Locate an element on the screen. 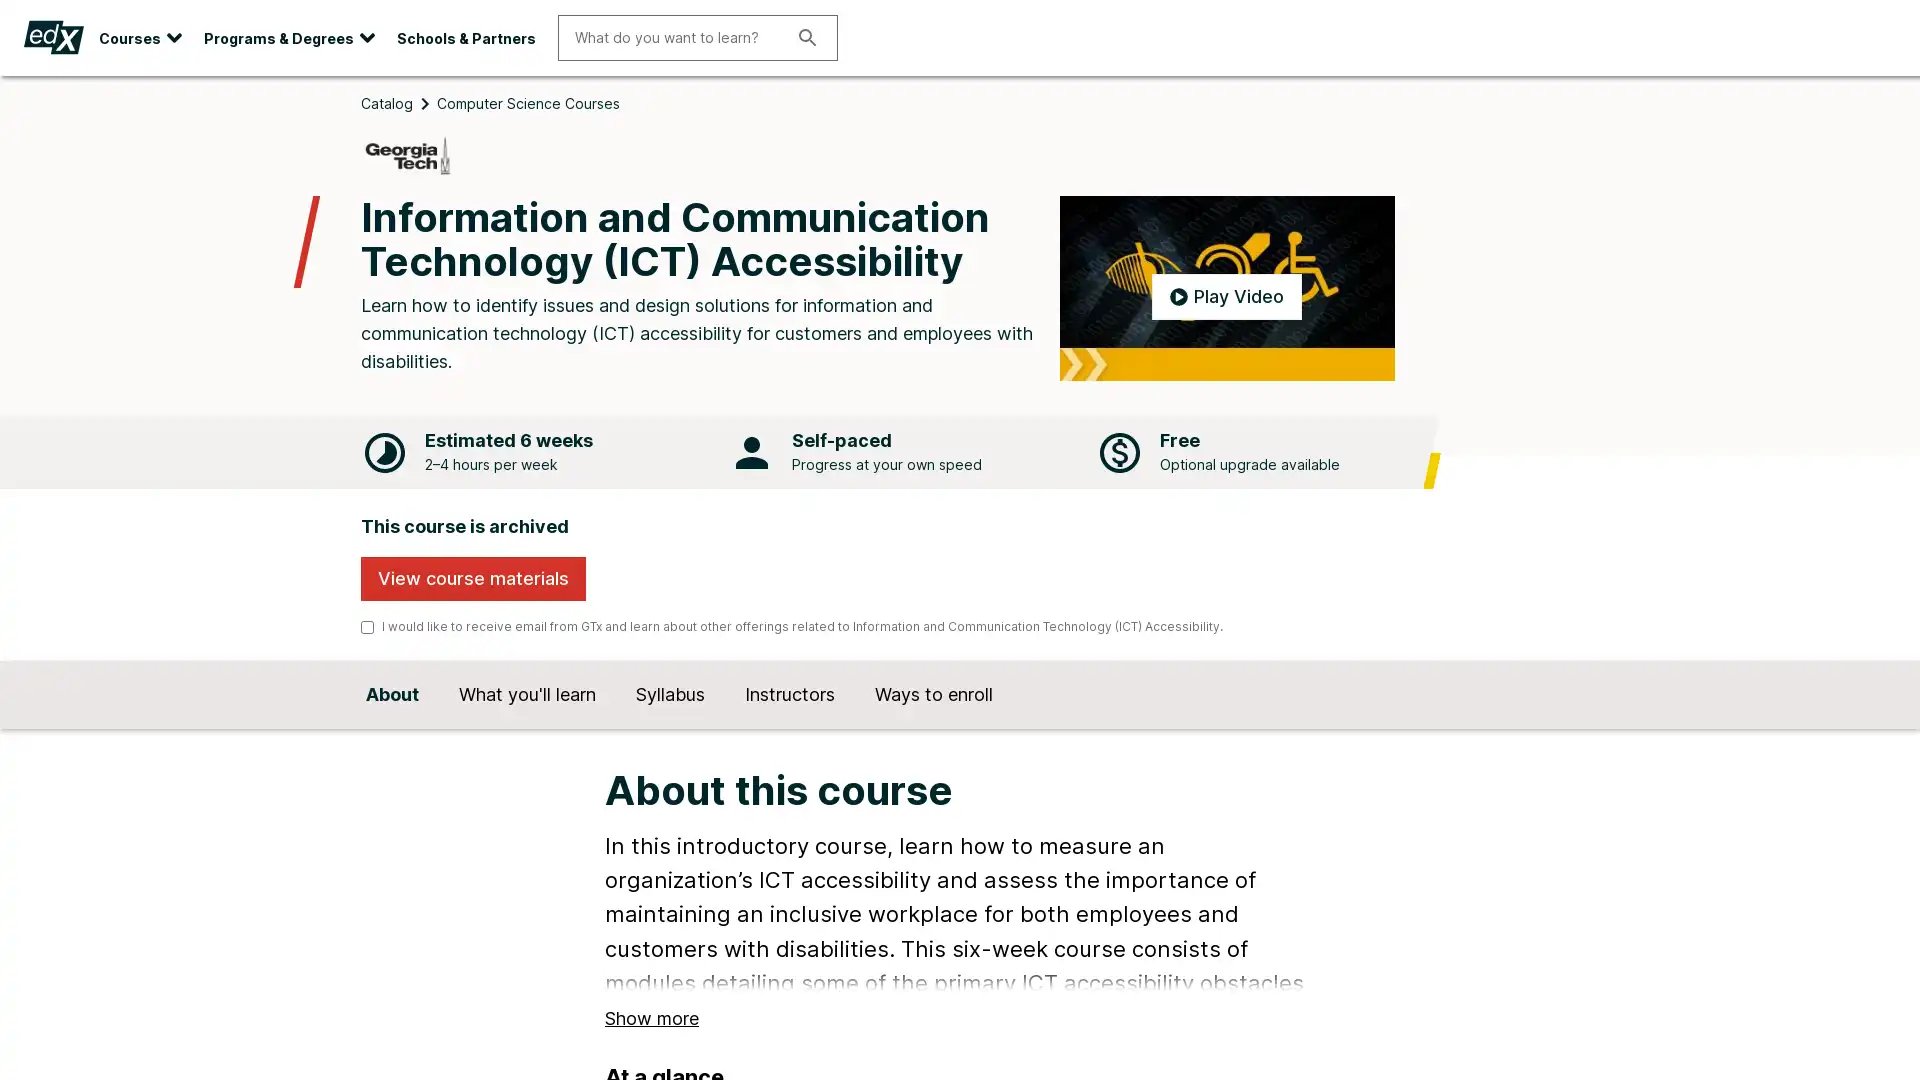  Close site banner. is located at coordinates (1896, 92).